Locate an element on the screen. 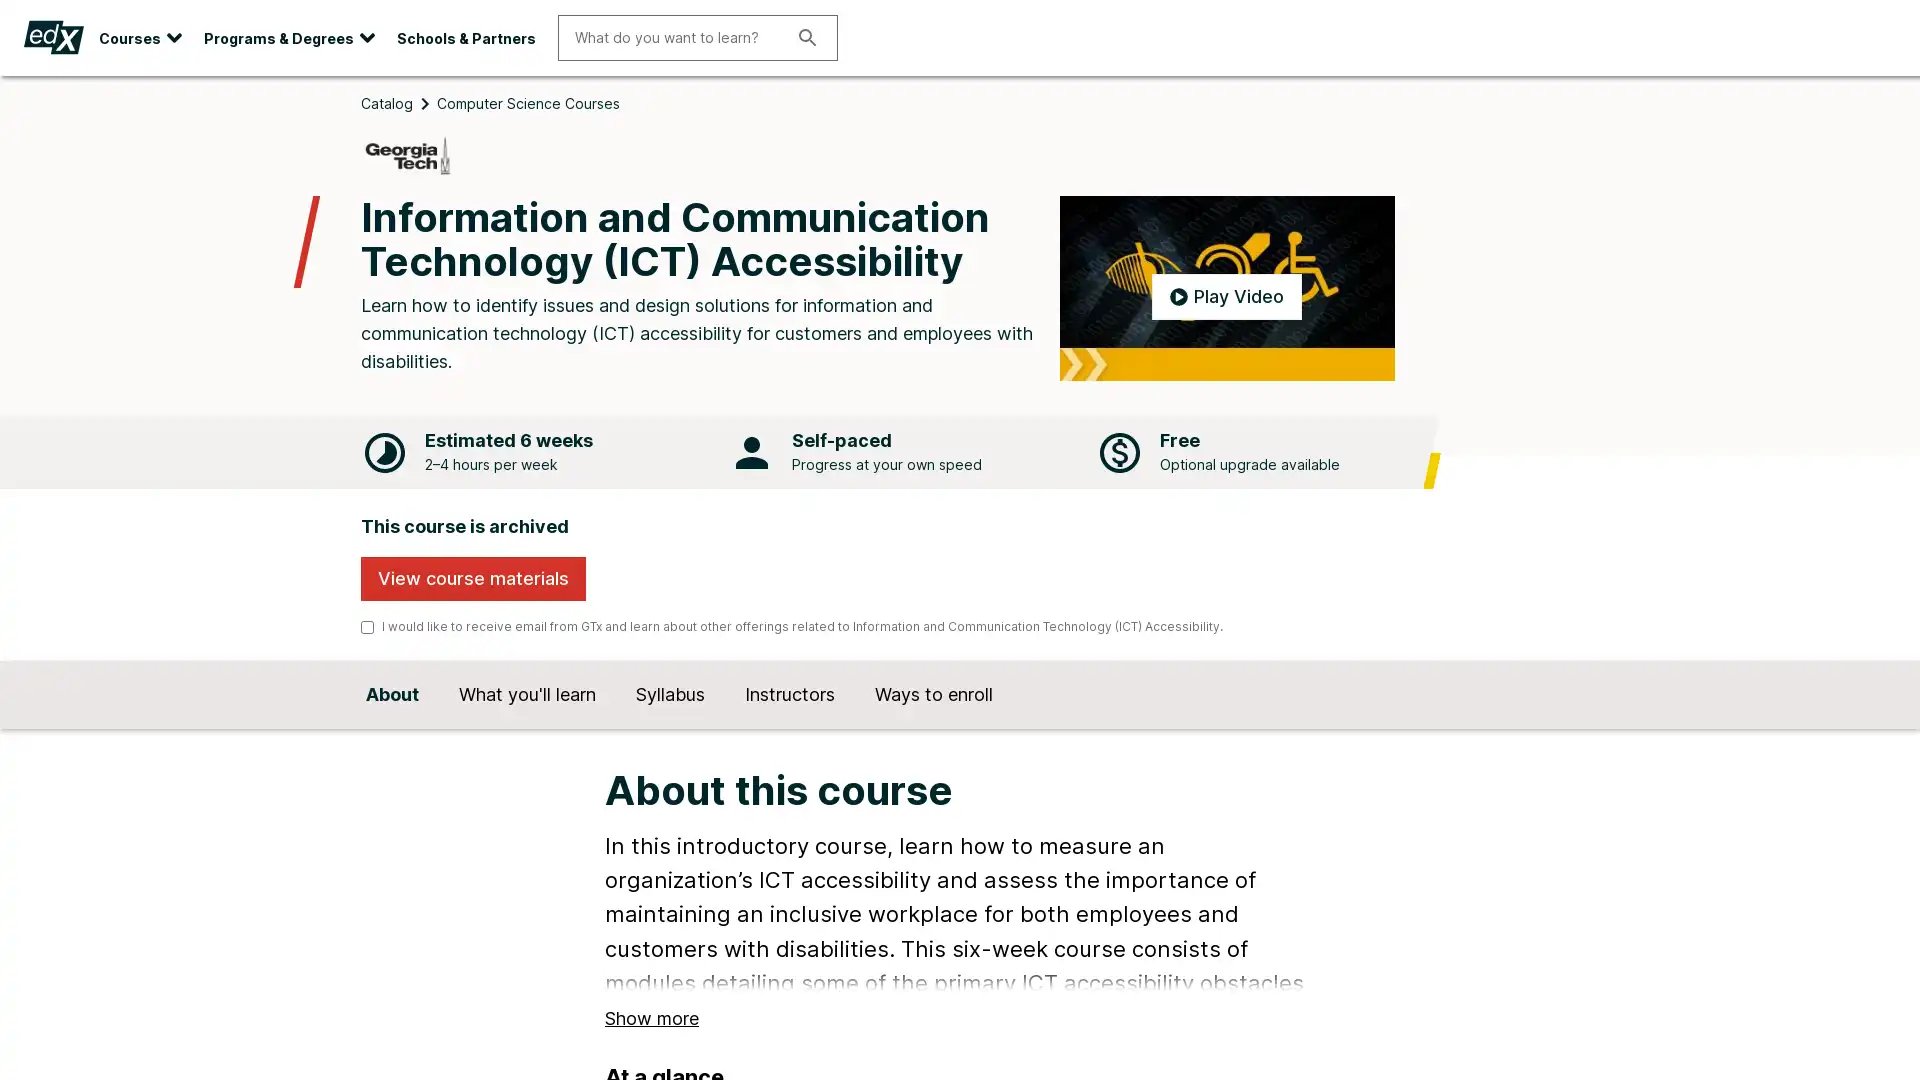  Close site banner. is located at coordinates (1896, 92).